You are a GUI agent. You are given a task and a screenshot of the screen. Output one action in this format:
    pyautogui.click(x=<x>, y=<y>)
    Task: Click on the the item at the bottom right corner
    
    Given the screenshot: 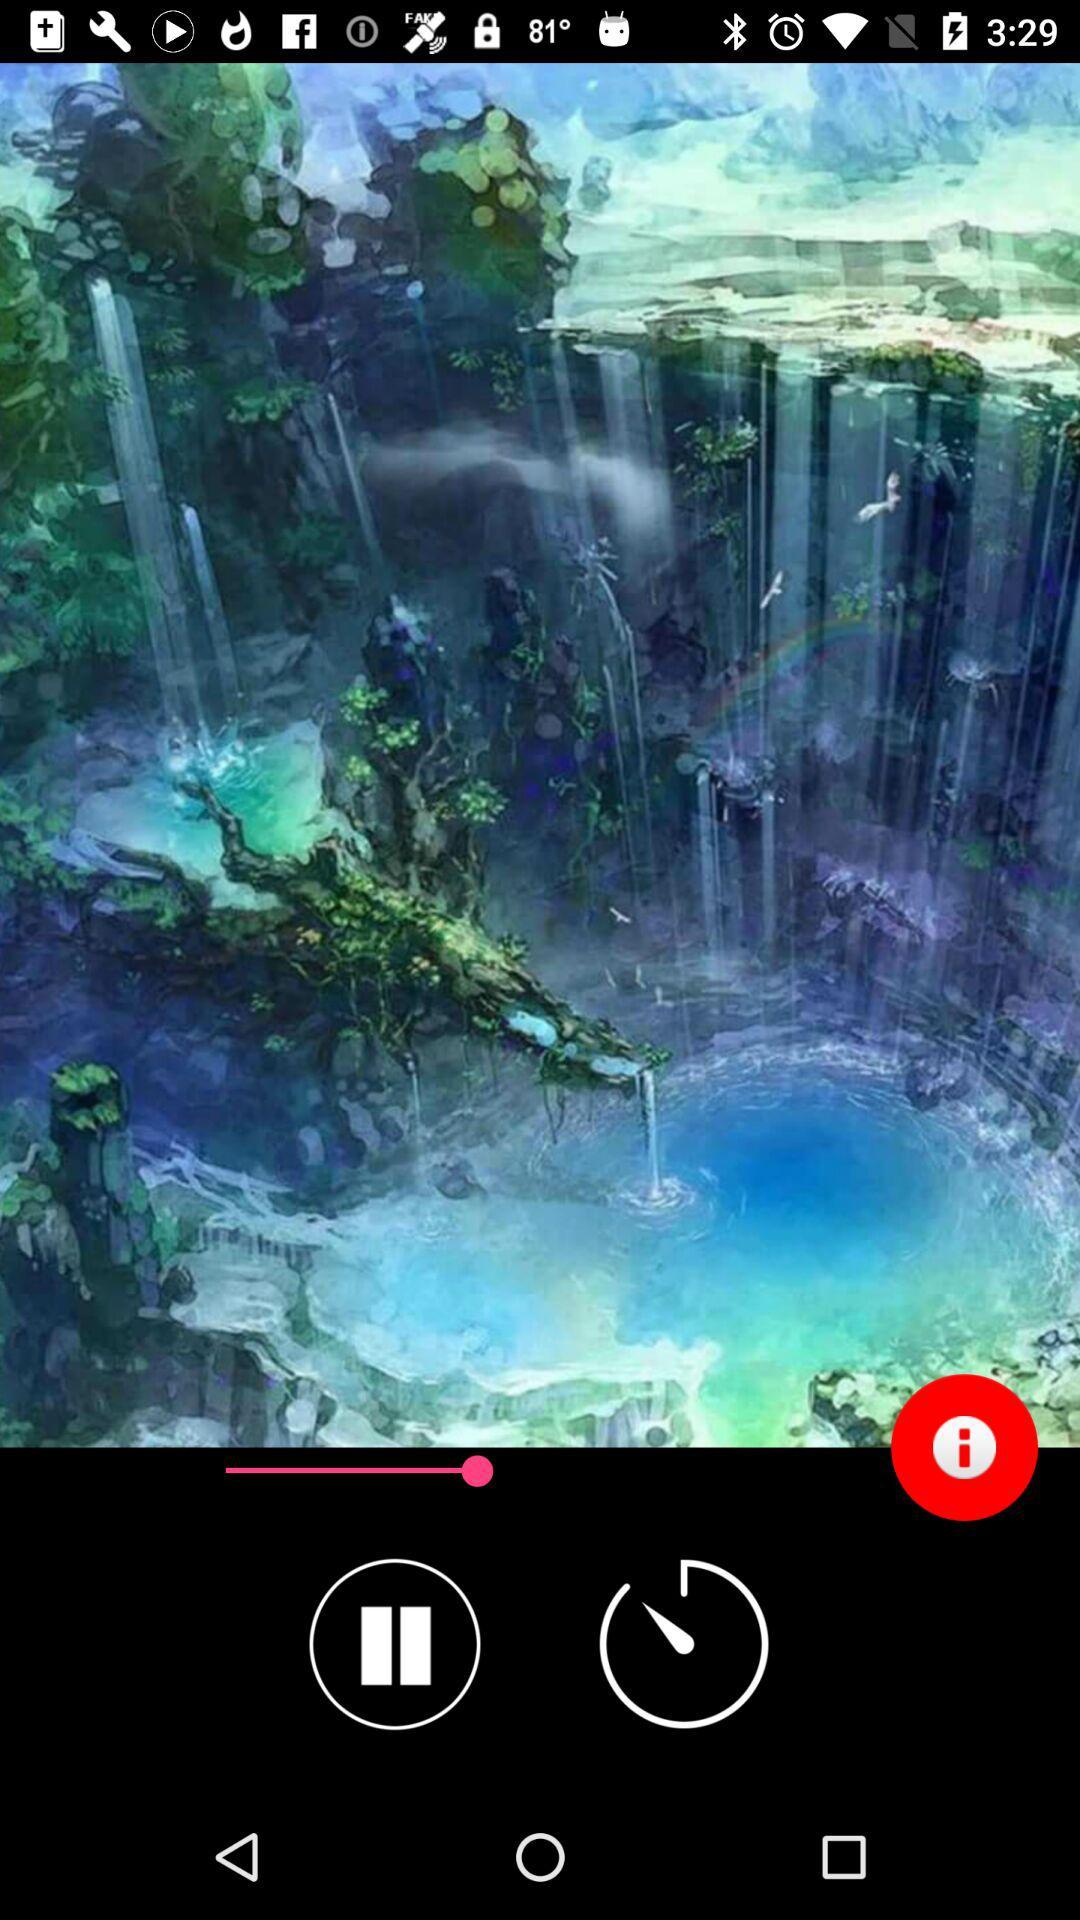 What is the action you would take?
    pyautogui.click(x=963, y=1447)
    